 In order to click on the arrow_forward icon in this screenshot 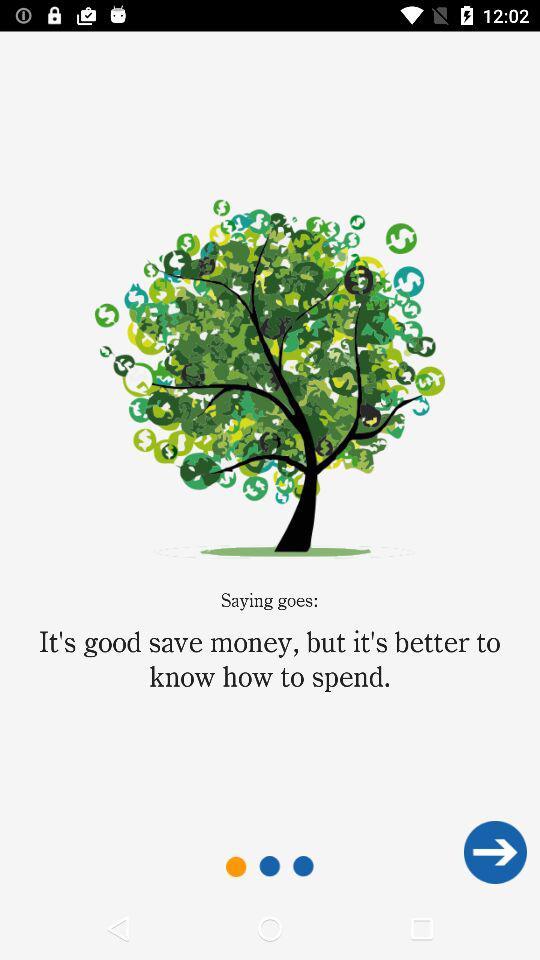, I will do `click(494, 851)`.